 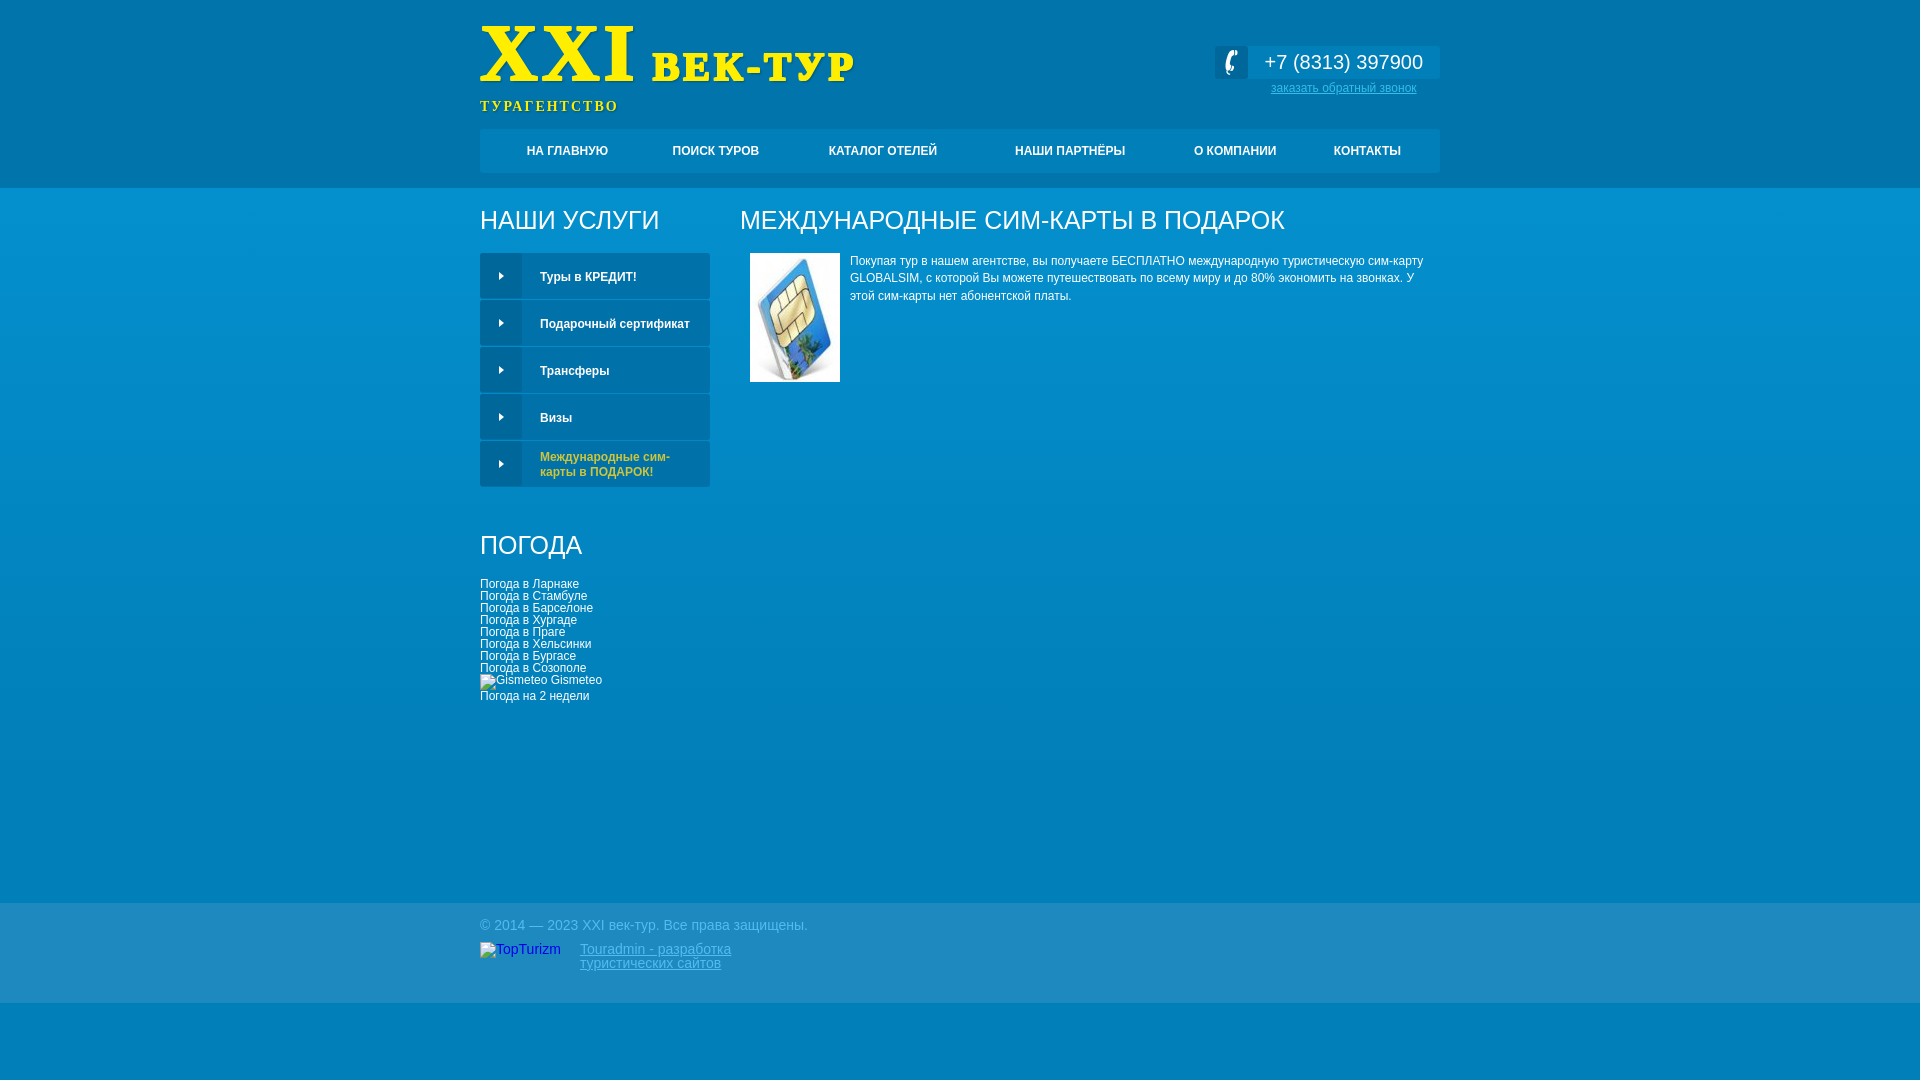 What do you see at coordinates (480, 681) in the screenshot?
I see `'Gismeteo'` at bounding box center [480, 681].